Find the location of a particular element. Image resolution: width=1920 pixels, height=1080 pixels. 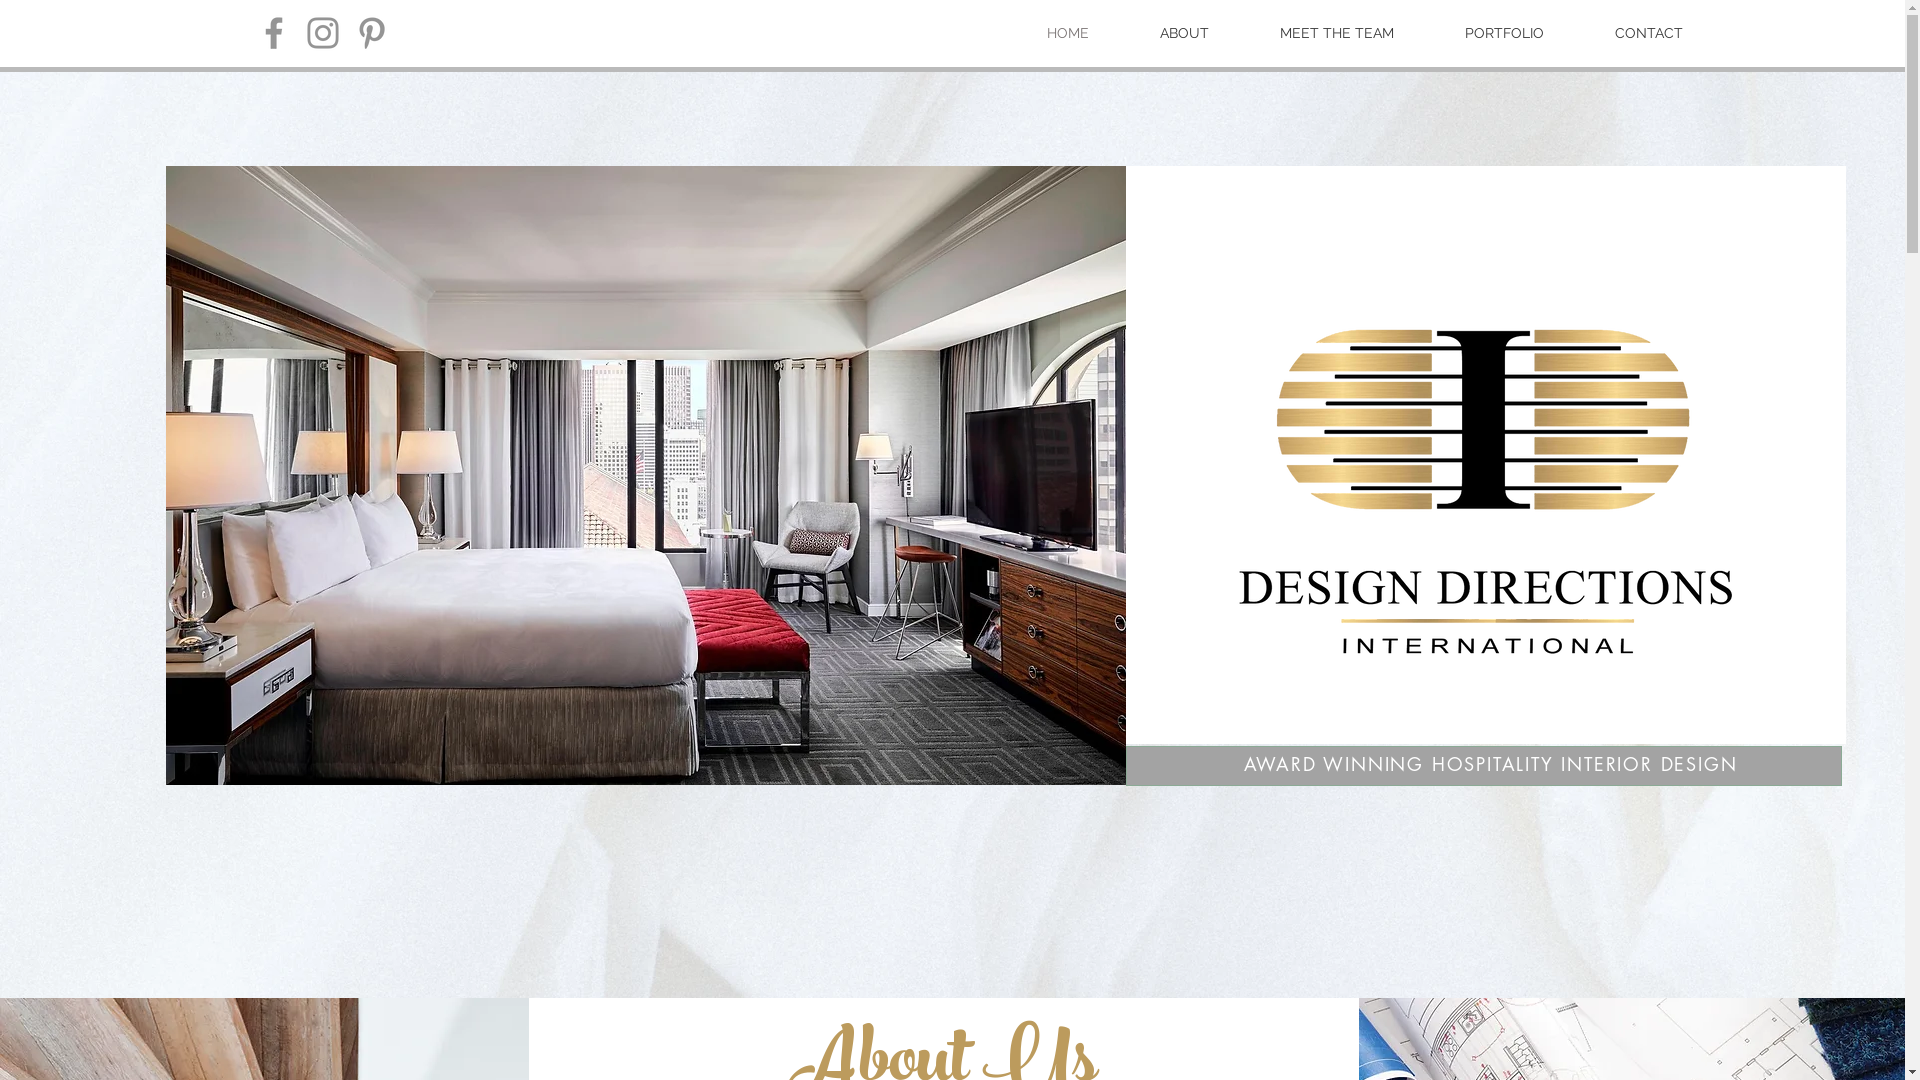

'HOME' is located at coordinates (1065, 33).